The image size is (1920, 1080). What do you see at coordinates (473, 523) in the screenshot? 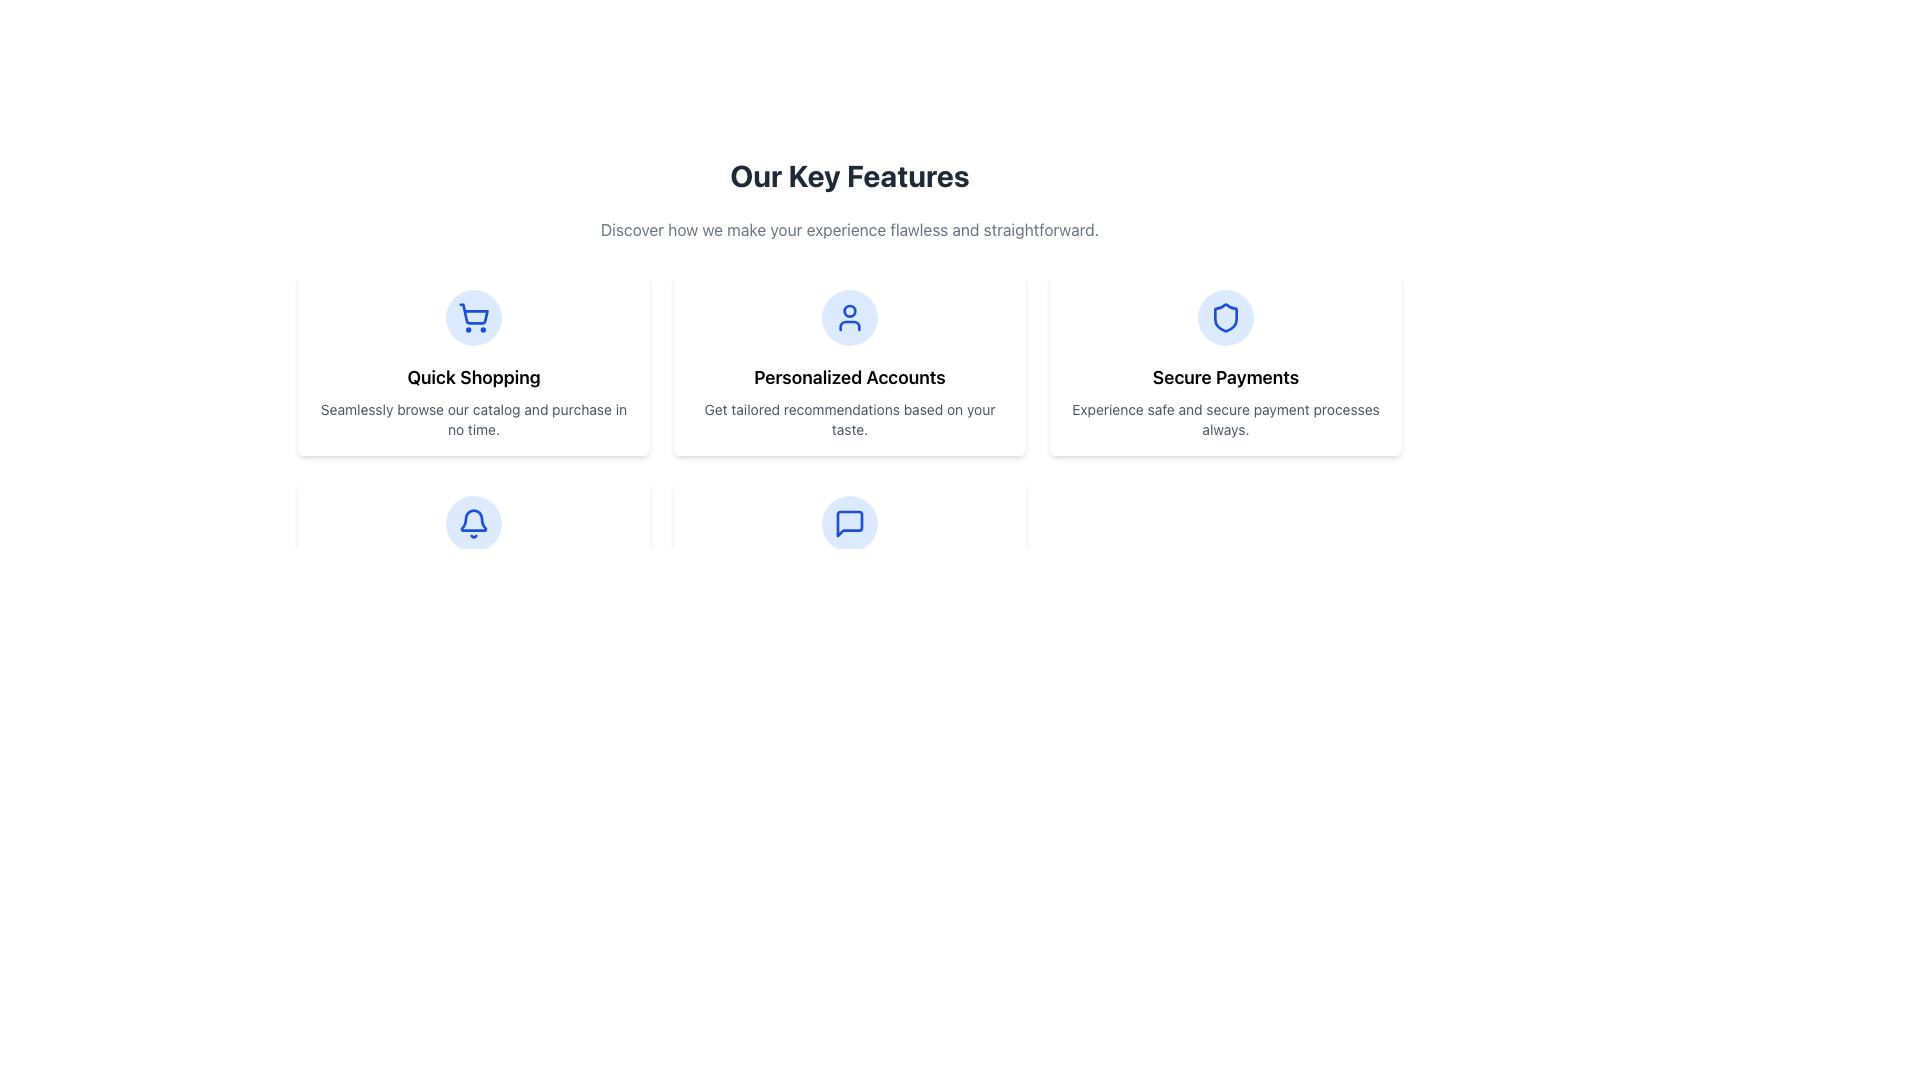
I see `the notification icon located within the 'Instant Notifications' card, which is positioned near the top and centered horizontally` at bounding box center [473, 523].